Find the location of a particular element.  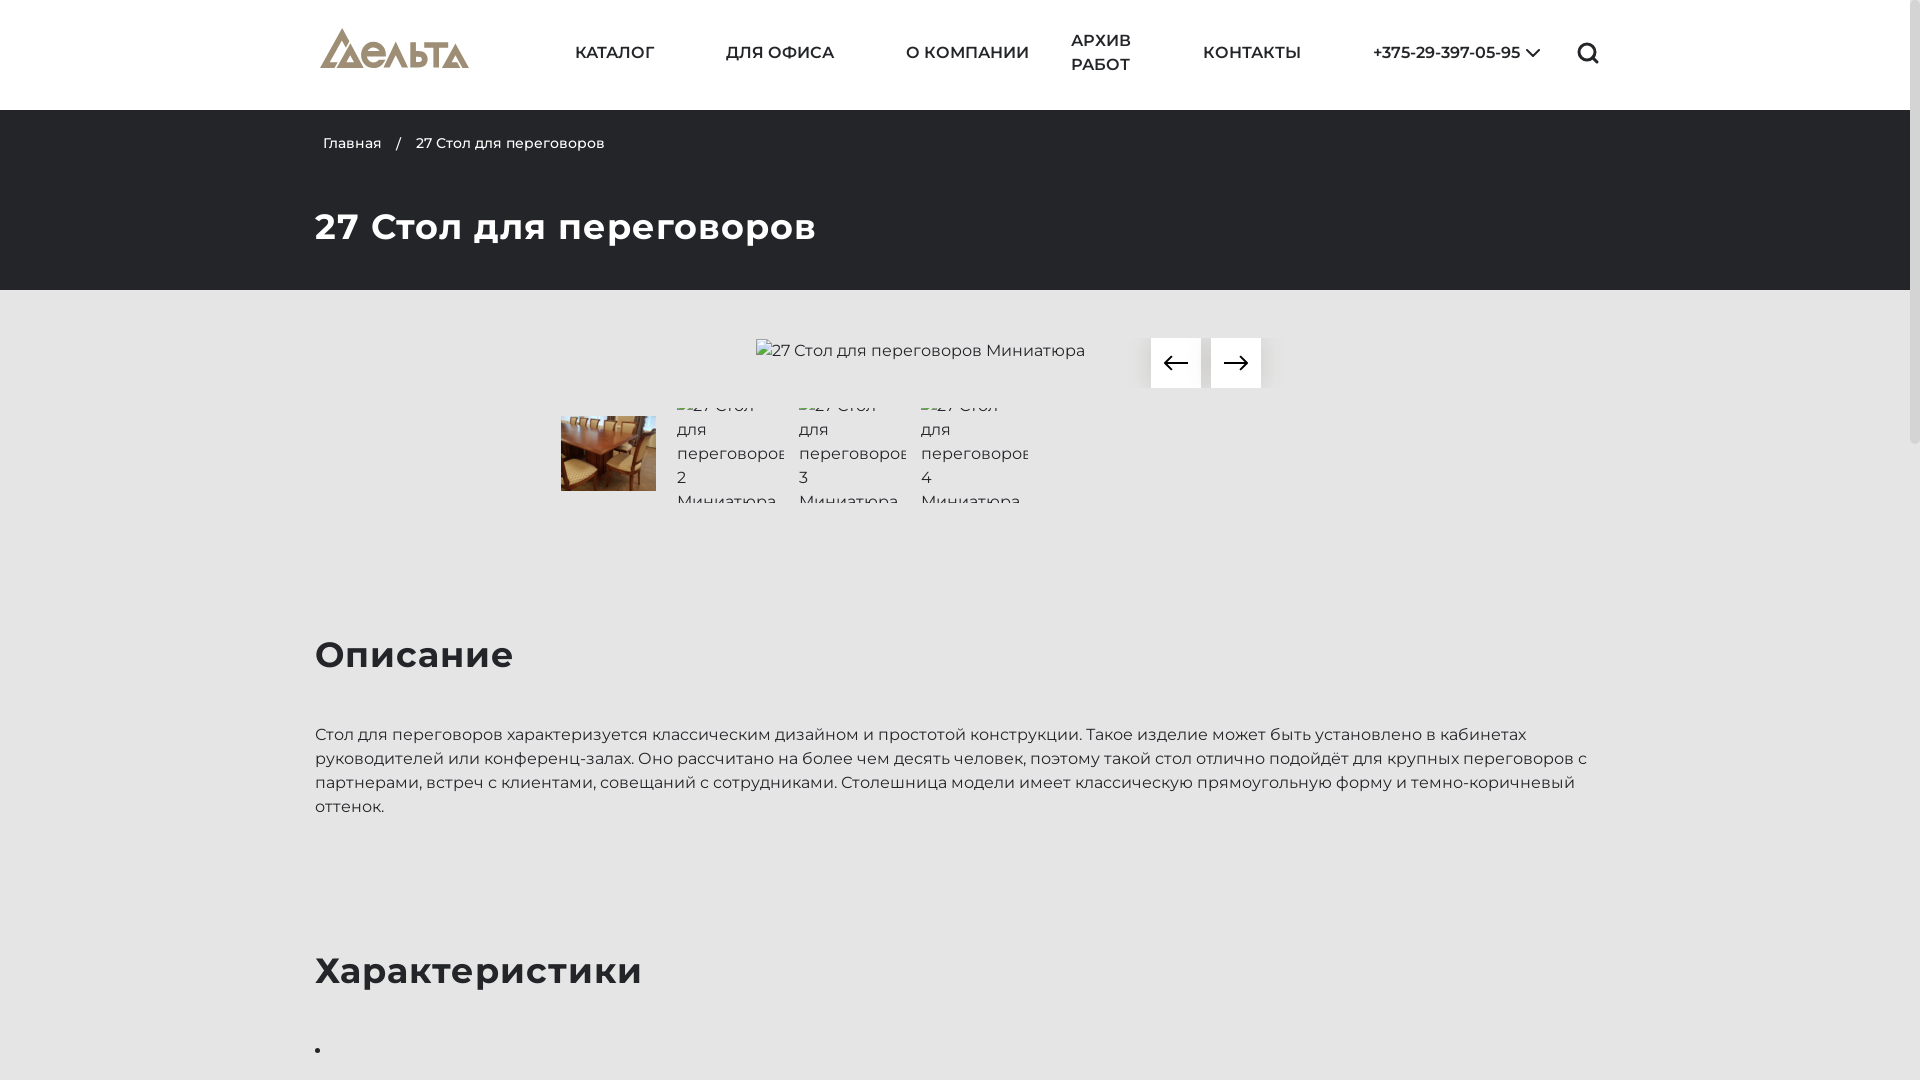

'+375-29-397-05-95' is located at coordinates (1430, 53).